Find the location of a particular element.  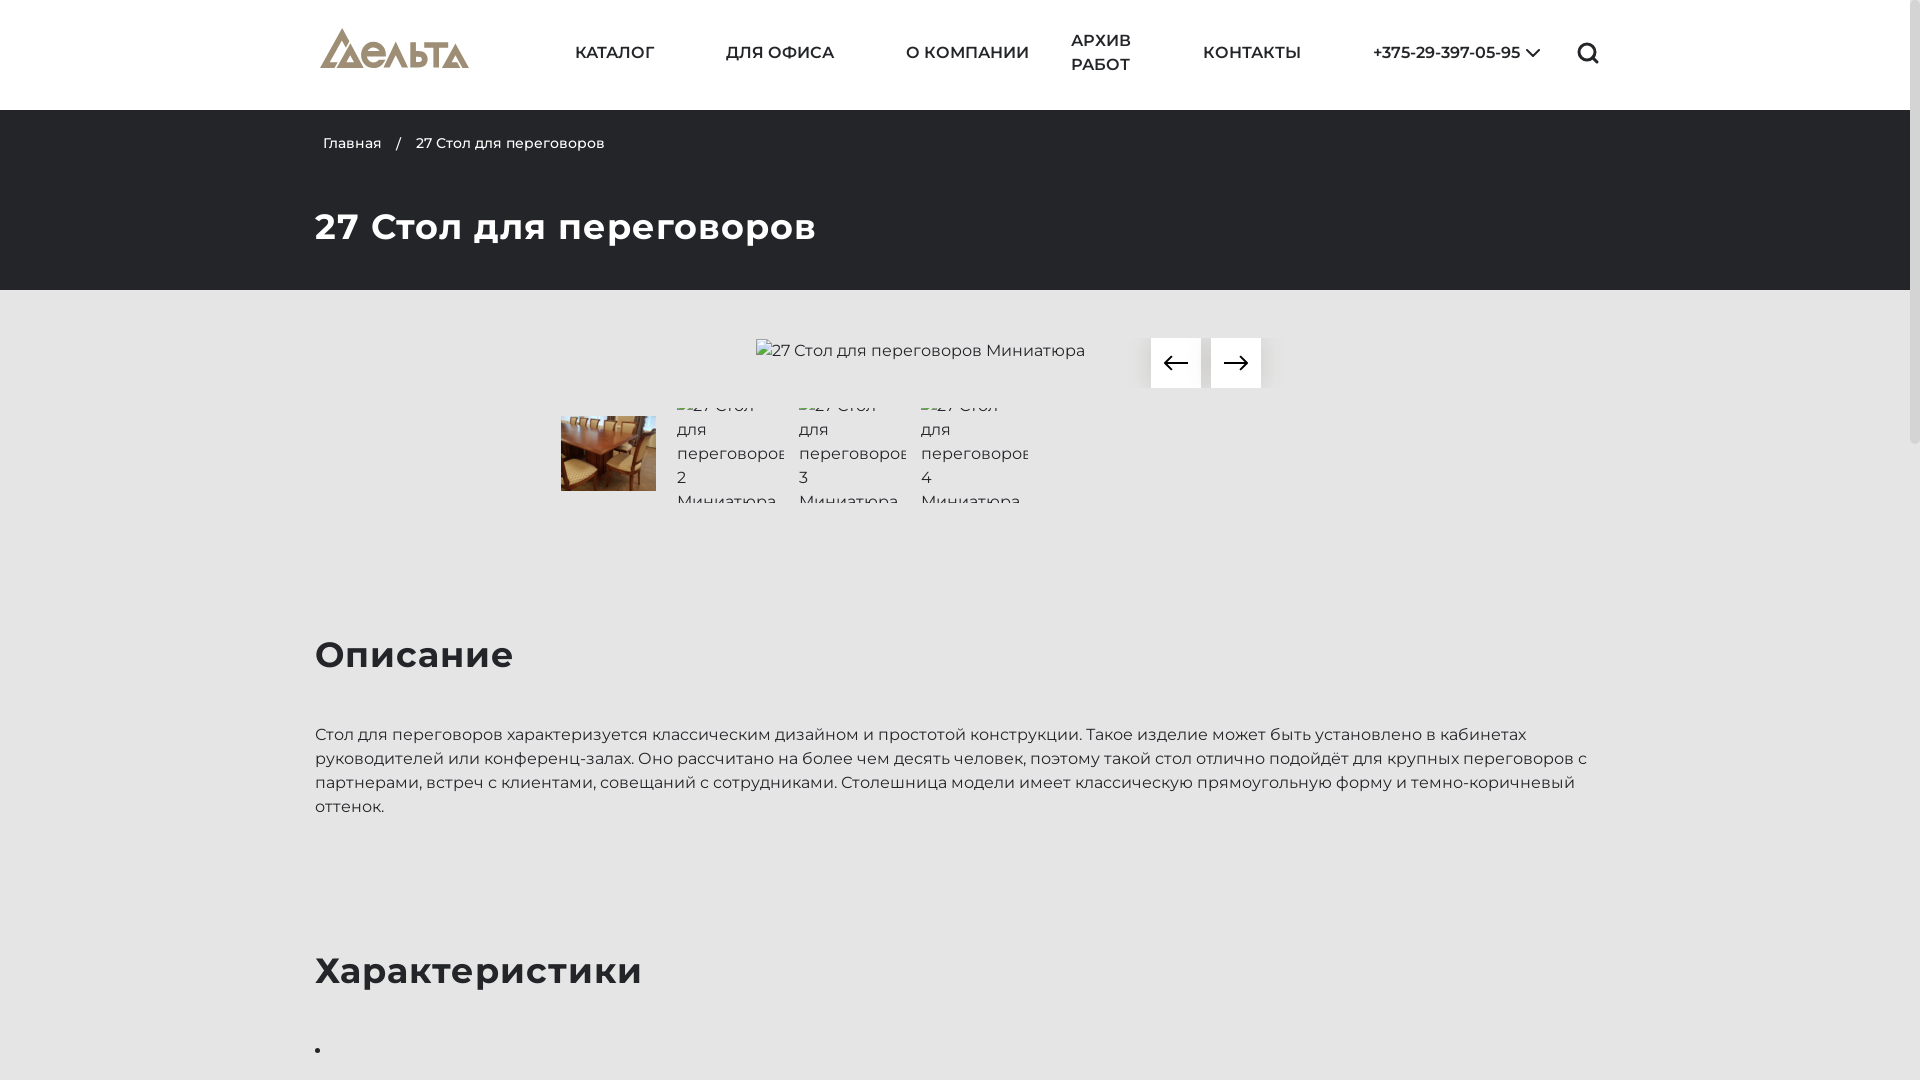

'+375-29-397-05-95' is located at coordinates (1430, 53).